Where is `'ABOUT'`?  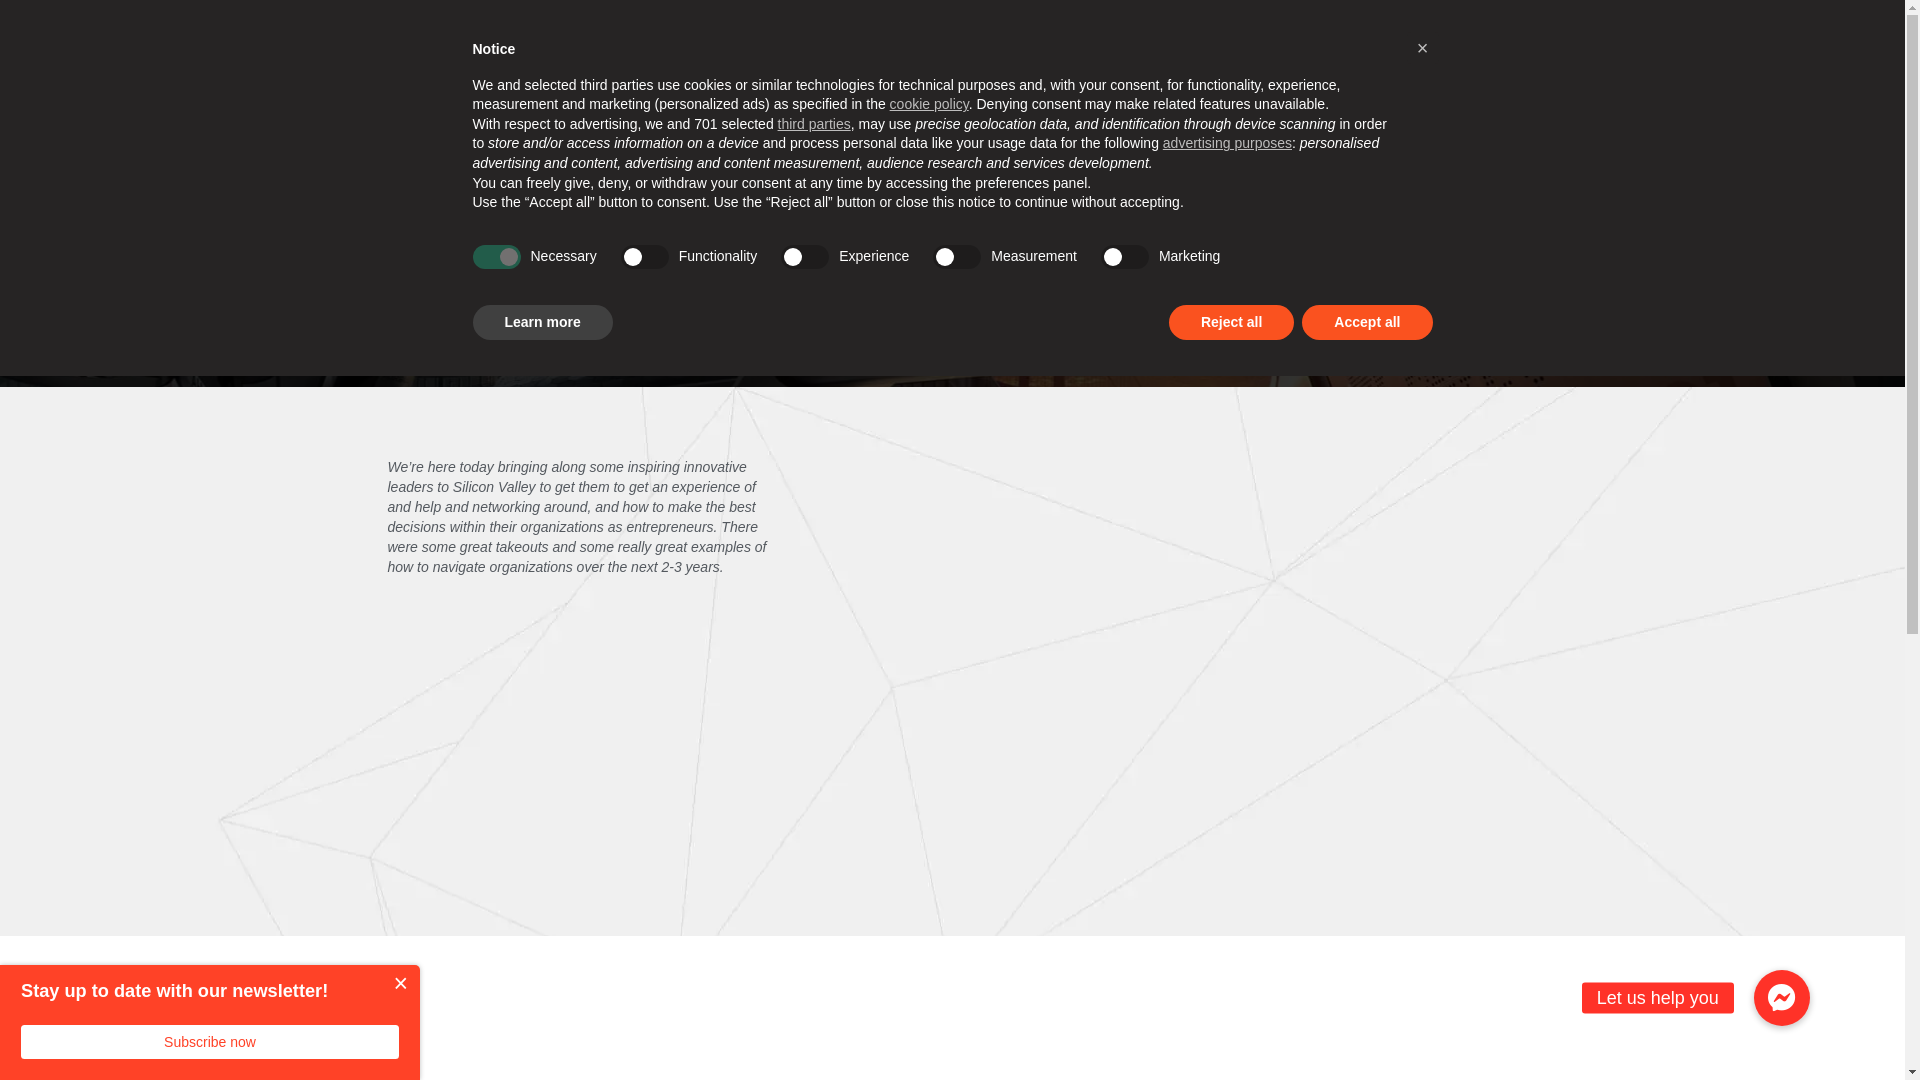 'ABOUT' is located at coordinates (482, 26).